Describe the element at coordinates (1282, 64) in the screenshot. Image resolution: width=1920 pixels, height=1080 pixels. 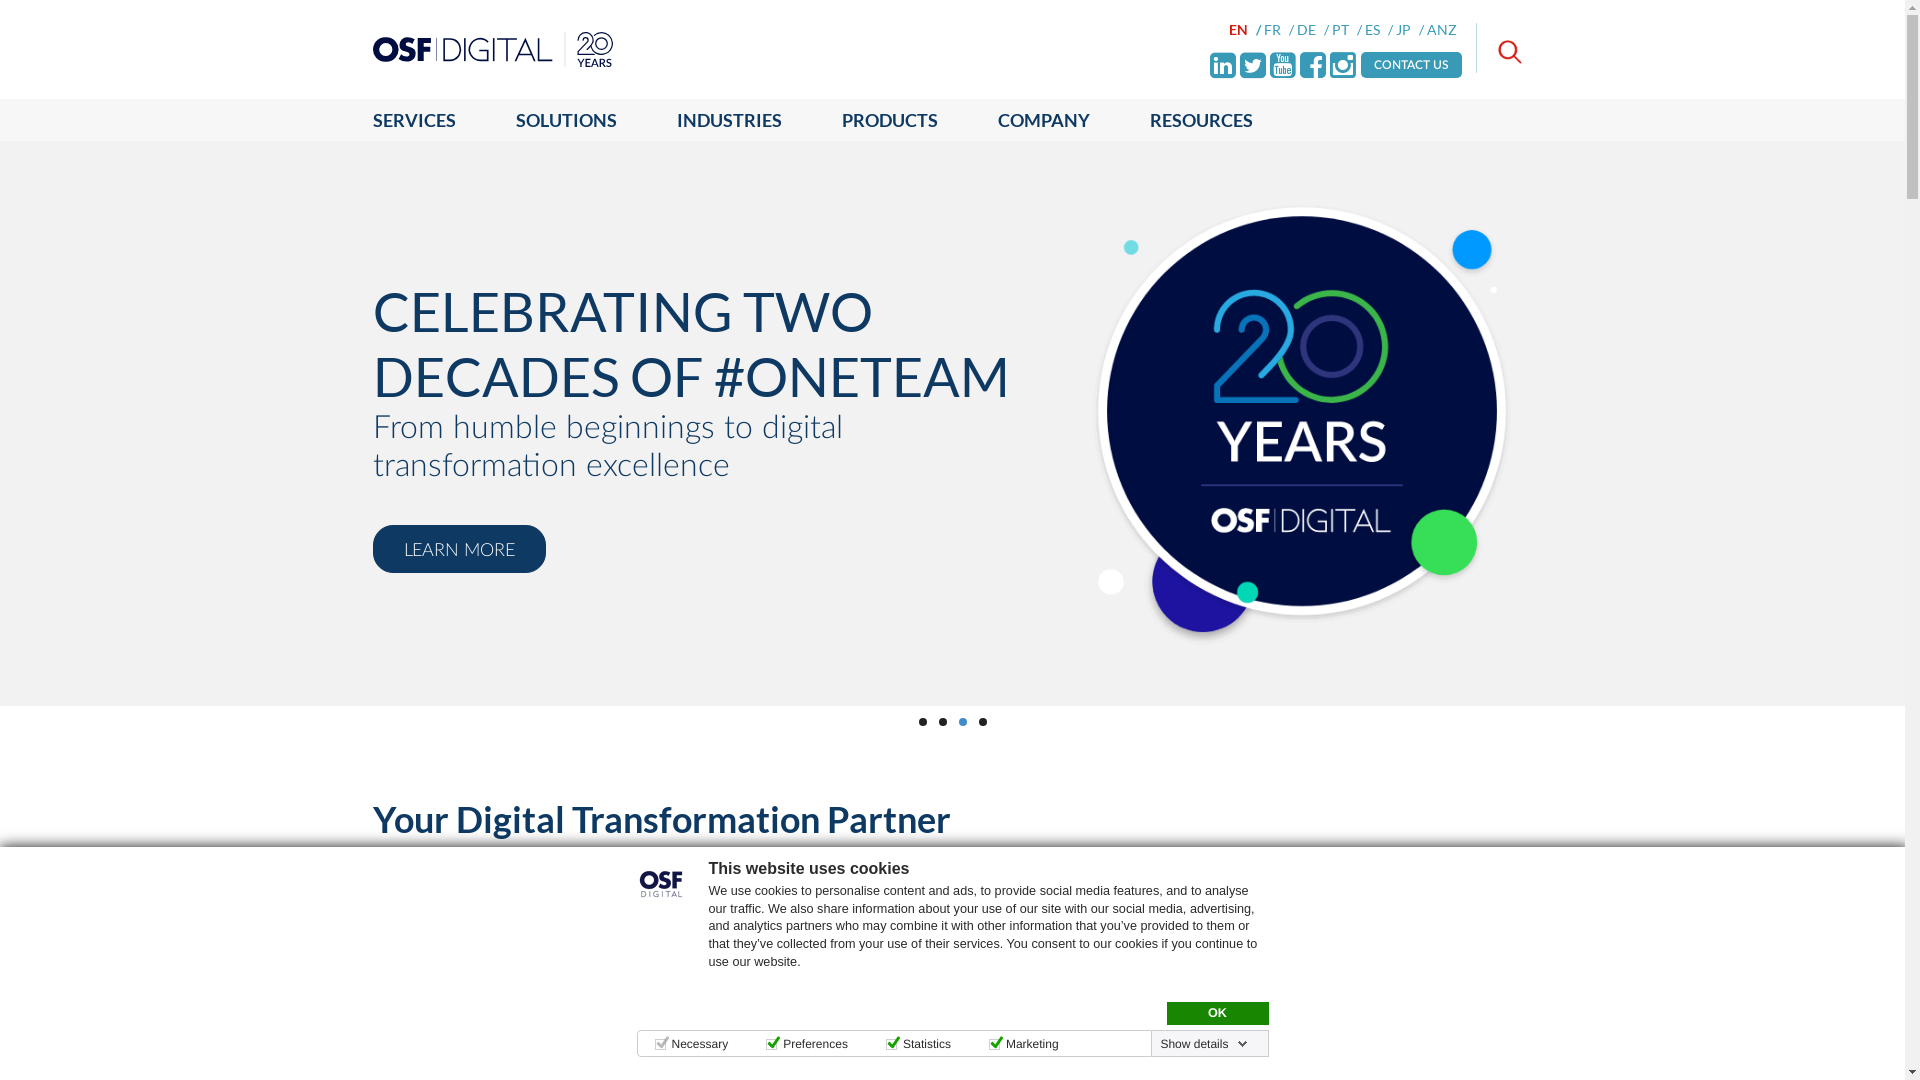
I see `'Youtube'` at that location.